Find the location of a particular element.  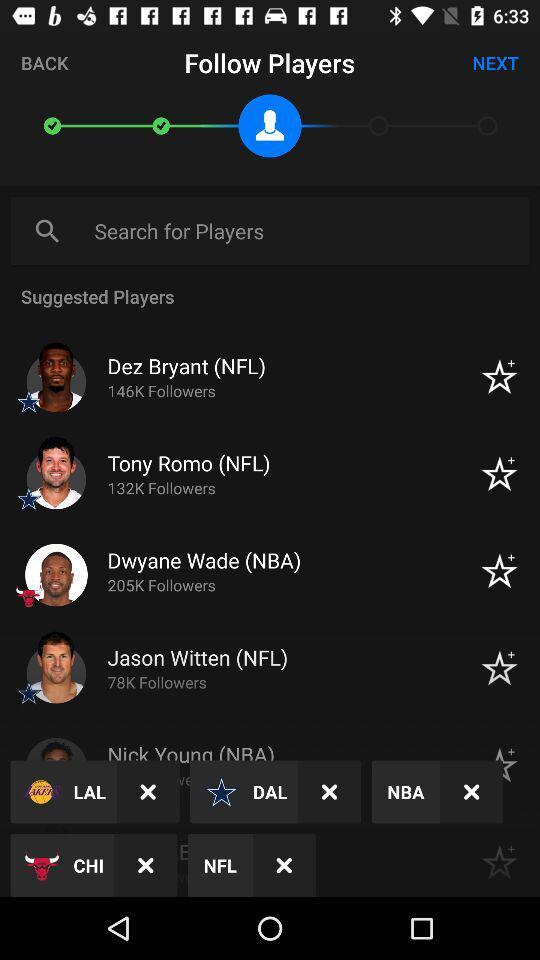

the close icon is located at coordinates (329, 792).